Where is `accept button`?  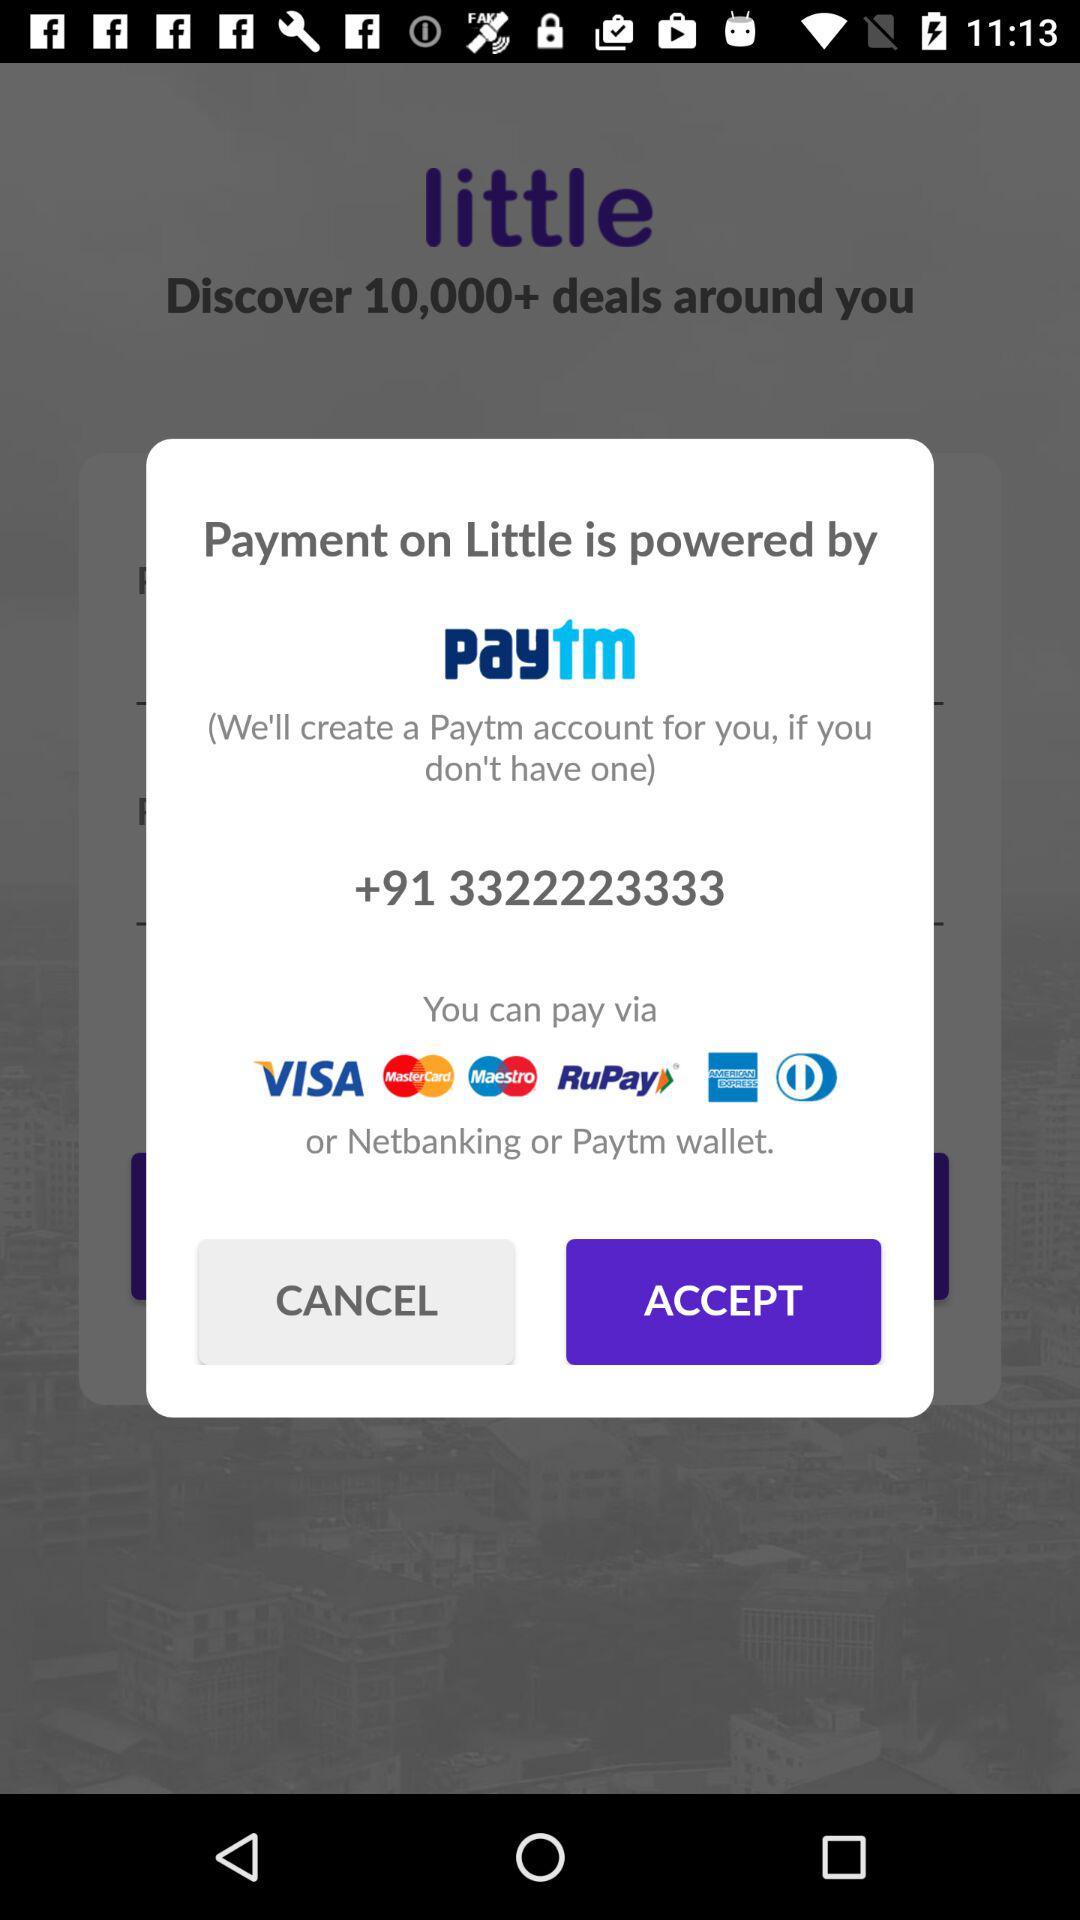
accept button is located at coordinates (723, 1301).